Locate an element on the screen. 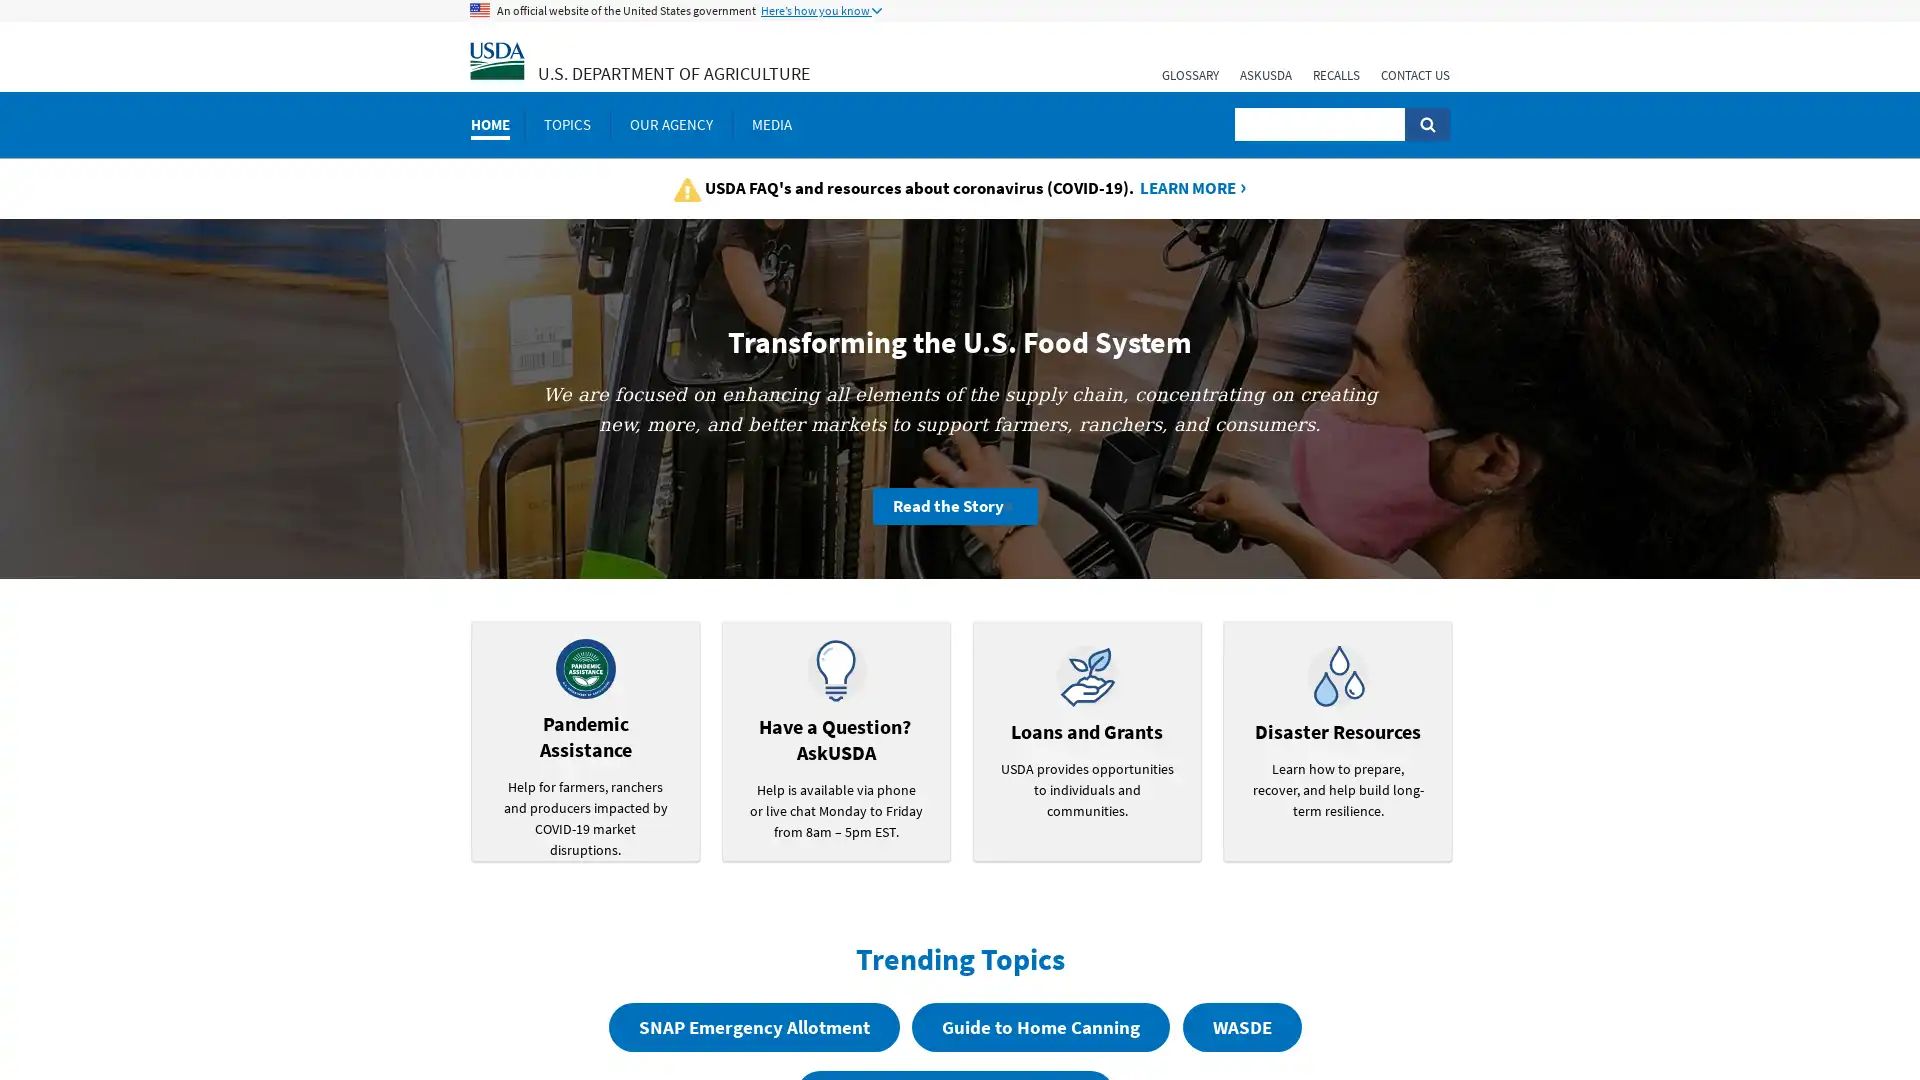 This screenshot has height=1080, width=1920. AskUSDA icon Have a Question? AskUSDA Help is available via phone or live chat Monday to Friday from 8am  5pm EST. is located at coordinates (835, 740).